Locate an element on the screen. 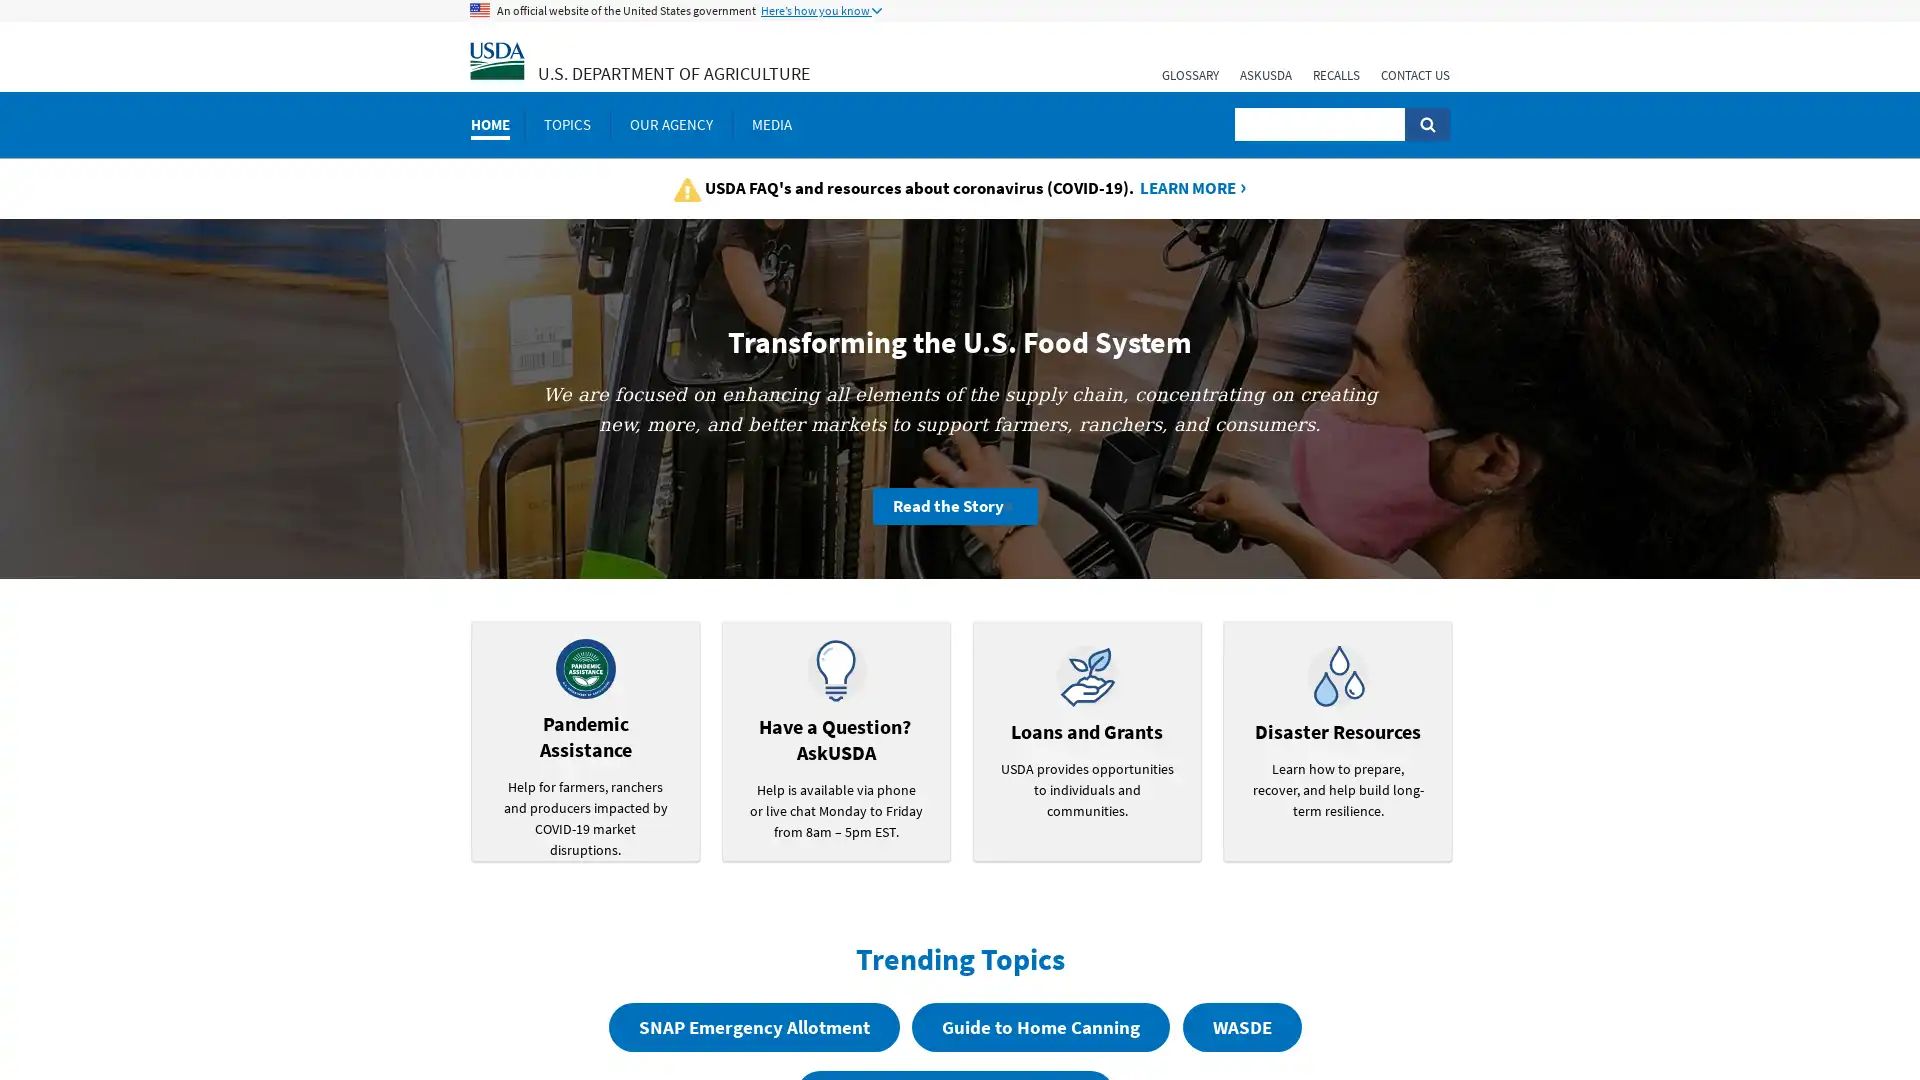 This screenshot has height=1080, width=1920. AskUSDA icon Have a Question? AskUSDA Help is available via phone or live chat Monday to Friday from 8am  5pm EST. is located at coordinates (835, 740).